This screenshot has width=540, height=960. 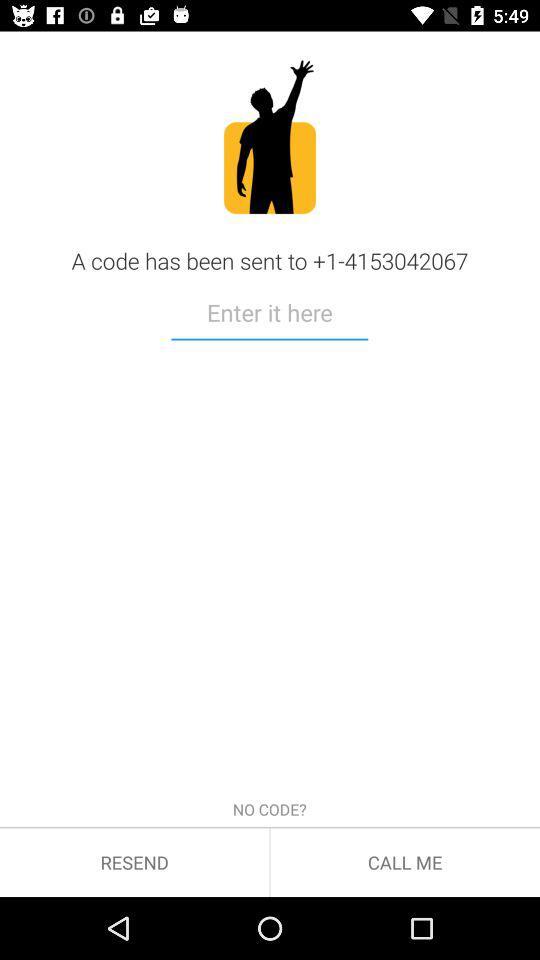 What do you see at coordinates (269, 315) in the screenshot?
I see `item below the a code has icon` at bounding box center [269, 315].